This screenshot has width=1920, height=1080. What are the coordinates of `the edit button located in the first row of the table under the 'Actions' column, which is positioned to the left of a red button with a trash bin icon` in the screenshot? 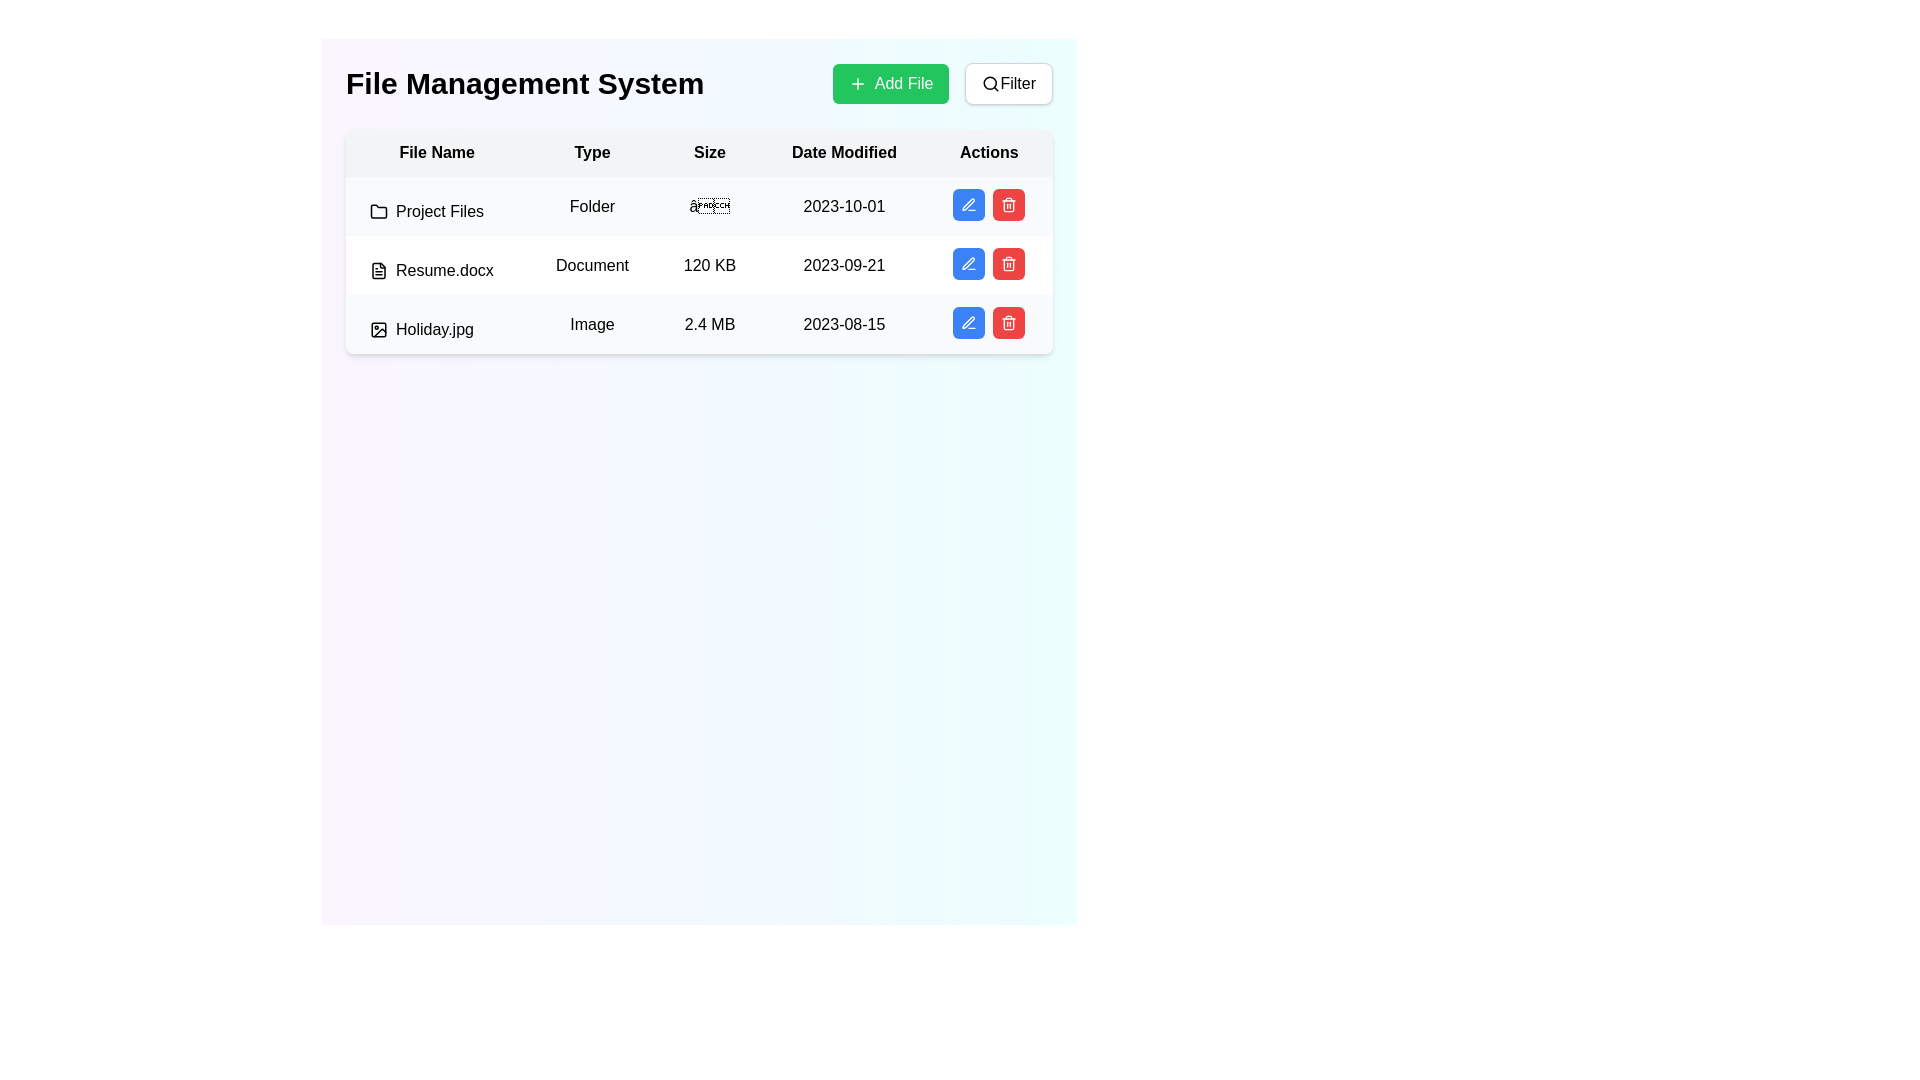 It's located at (969, 204).